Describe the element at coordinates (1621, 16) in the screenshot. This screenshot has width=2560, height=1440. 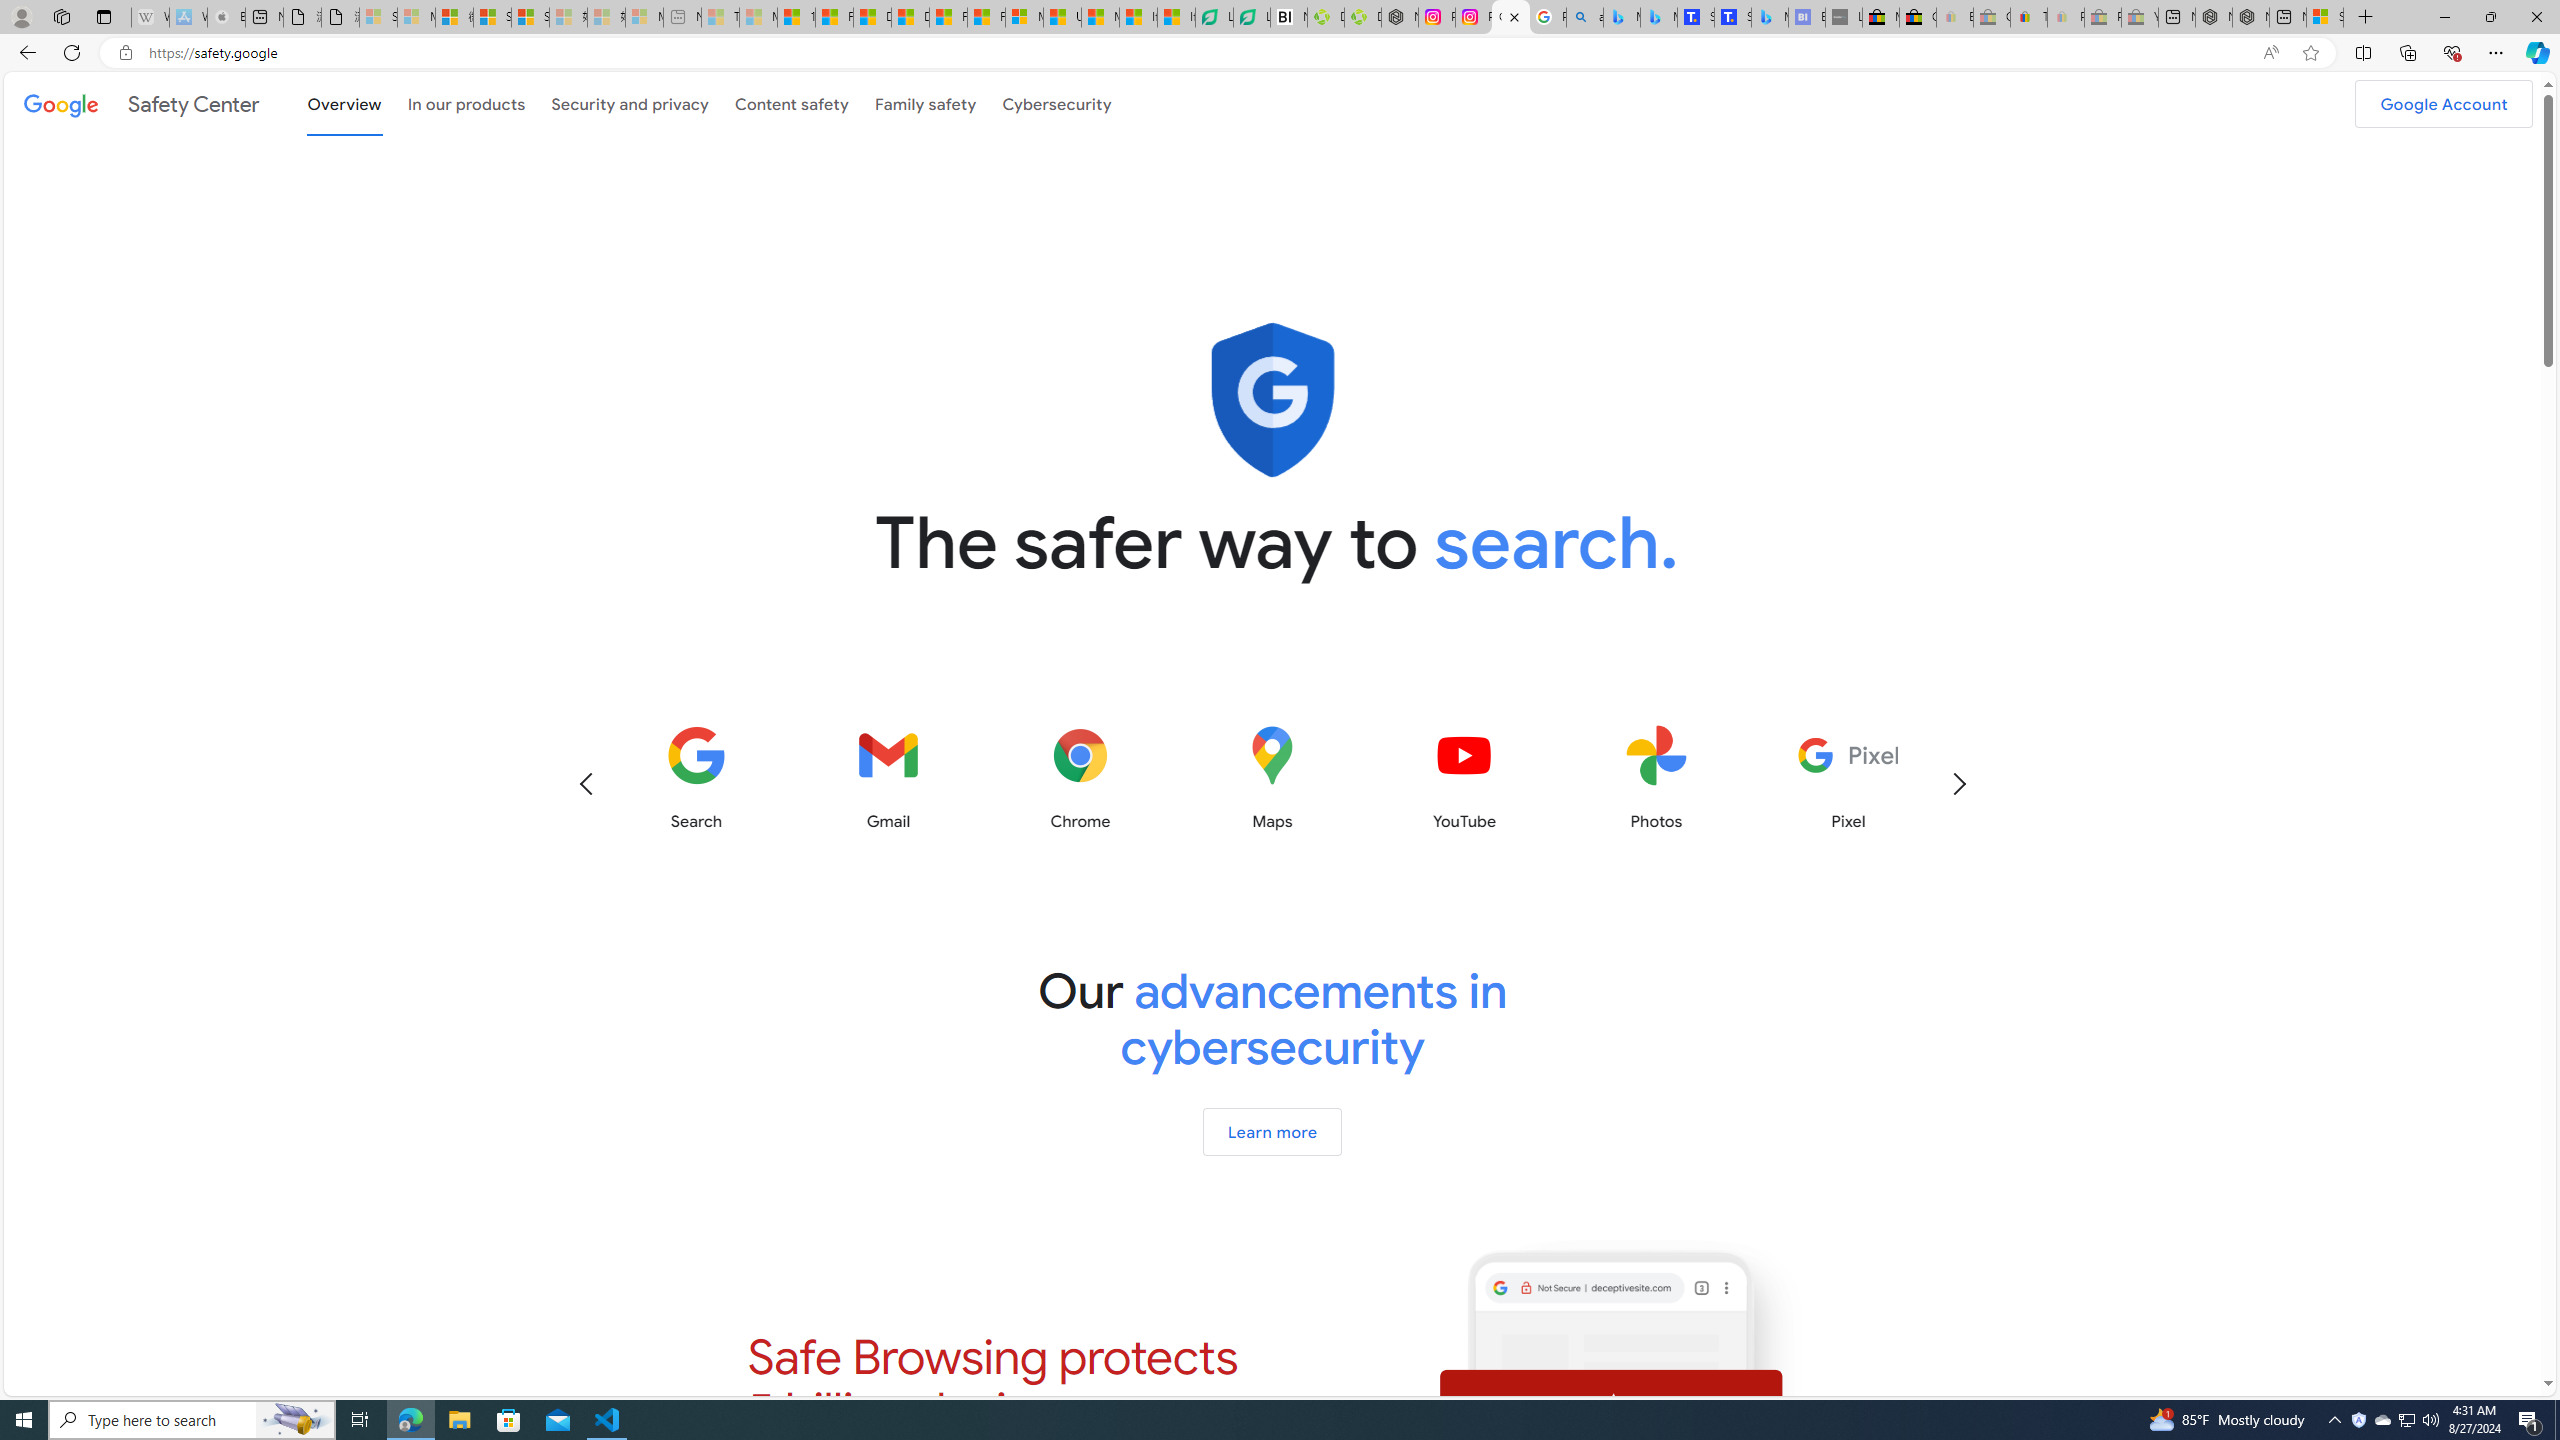
I see `'Microsoft Bing Travel - Flights from Hong Kong to Bangkok'` at that location.